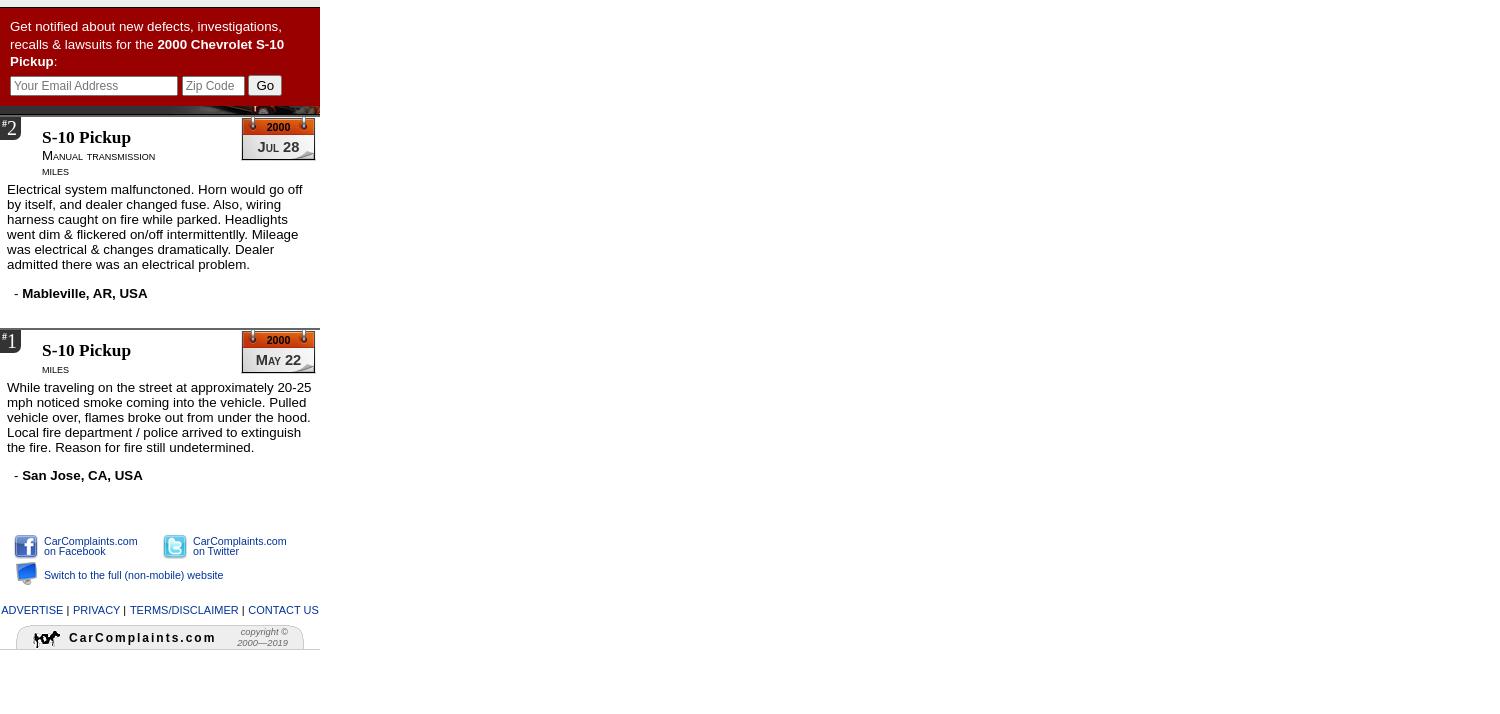  Describe the element at coordinates (89, 544) in the screenshot. I see `'CarComplaints.com on Facebook'` at that location.